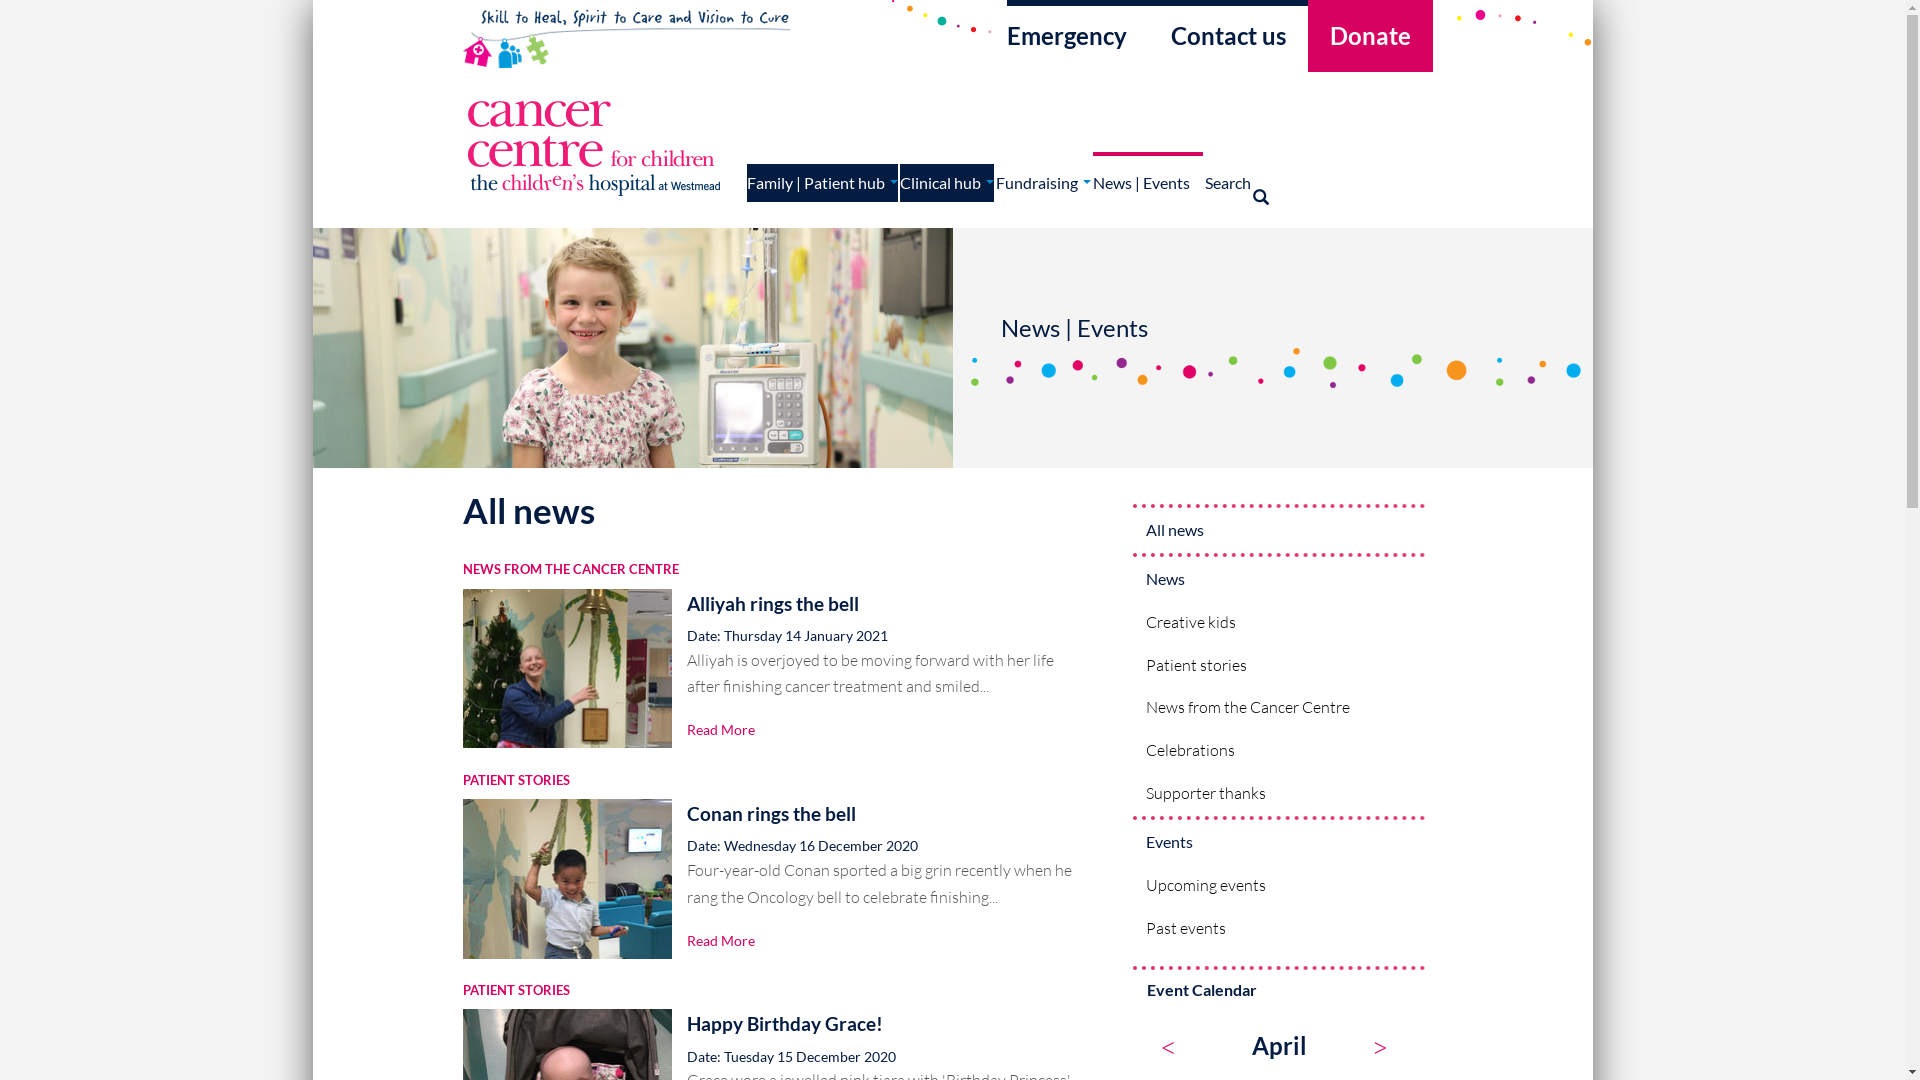 This screenshot has height=1080, width=1920. What do you see at coordinates (1278, 1044) in the screenshot?
I see `'April'` at bounding box center [1278, 1044].